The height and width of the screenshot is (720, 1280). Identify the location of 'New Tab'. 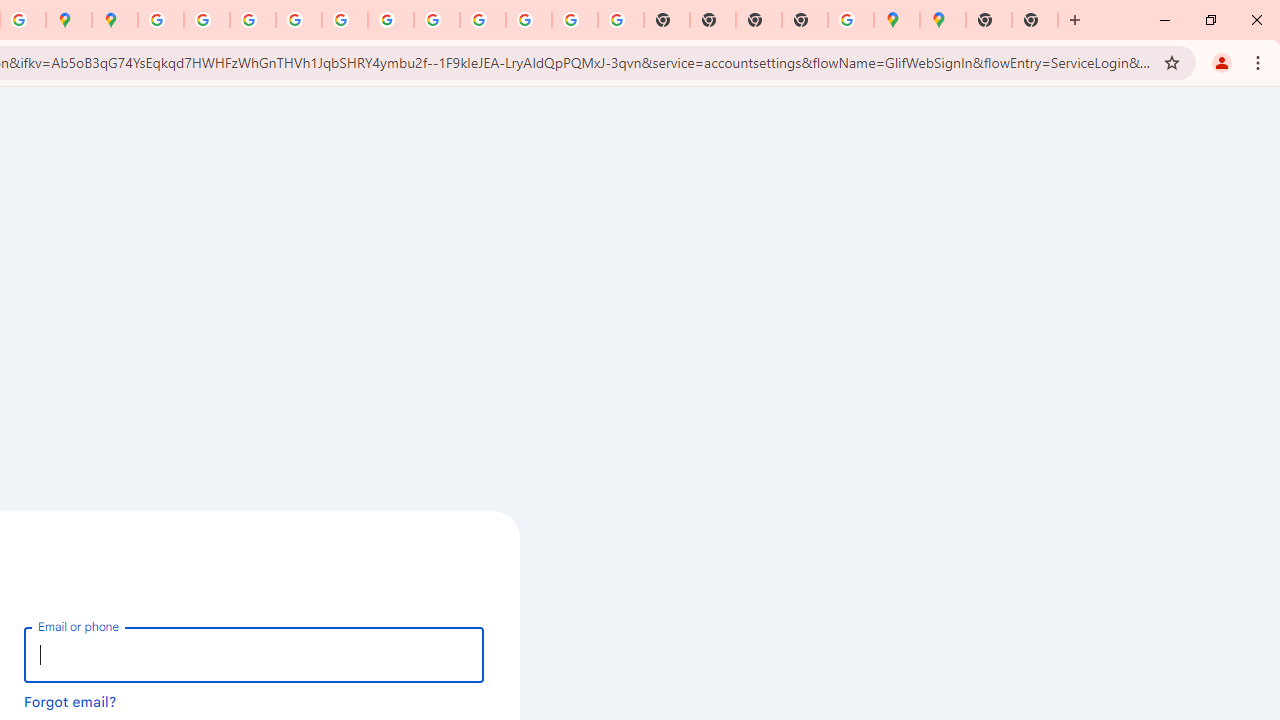
(989, 20).